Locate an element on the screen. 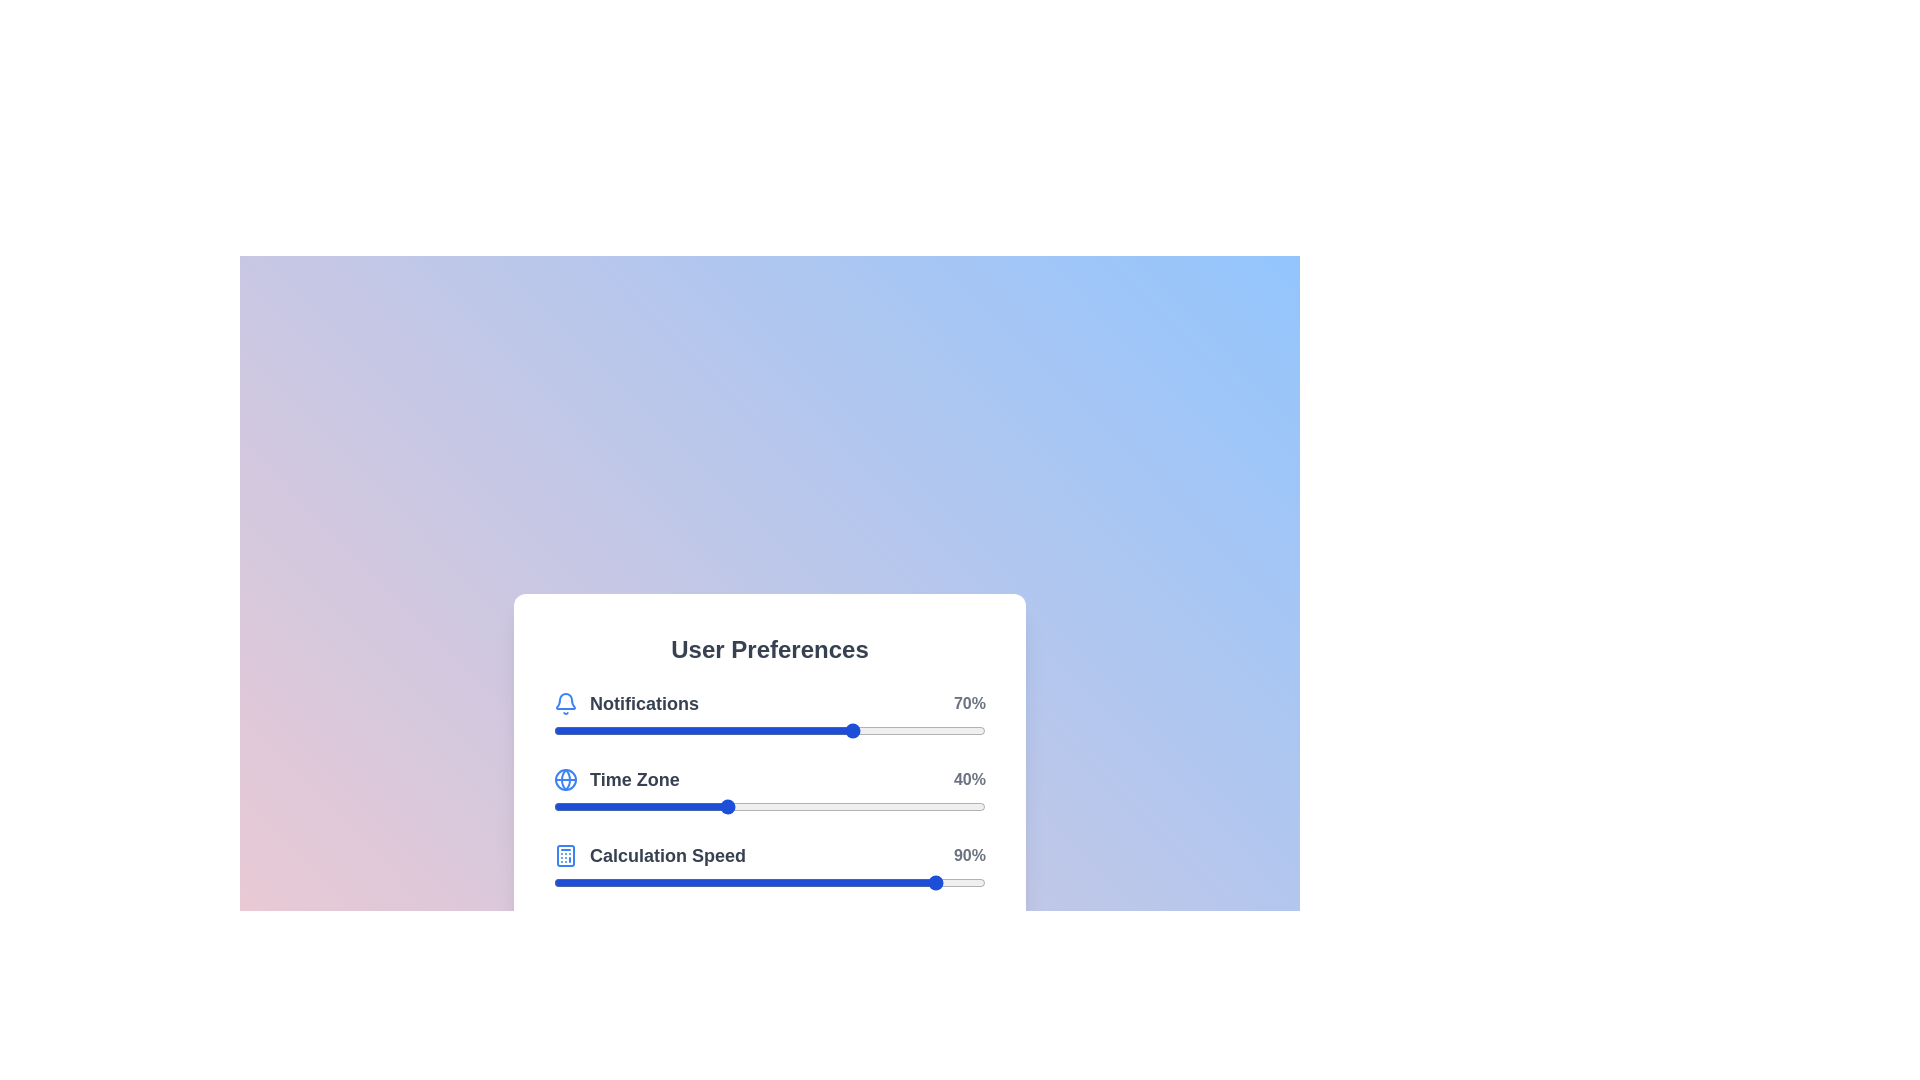  the 'Time Zone' slider to 24% by dragging the slider to the corresponding position is located at coordinates (657, 805).